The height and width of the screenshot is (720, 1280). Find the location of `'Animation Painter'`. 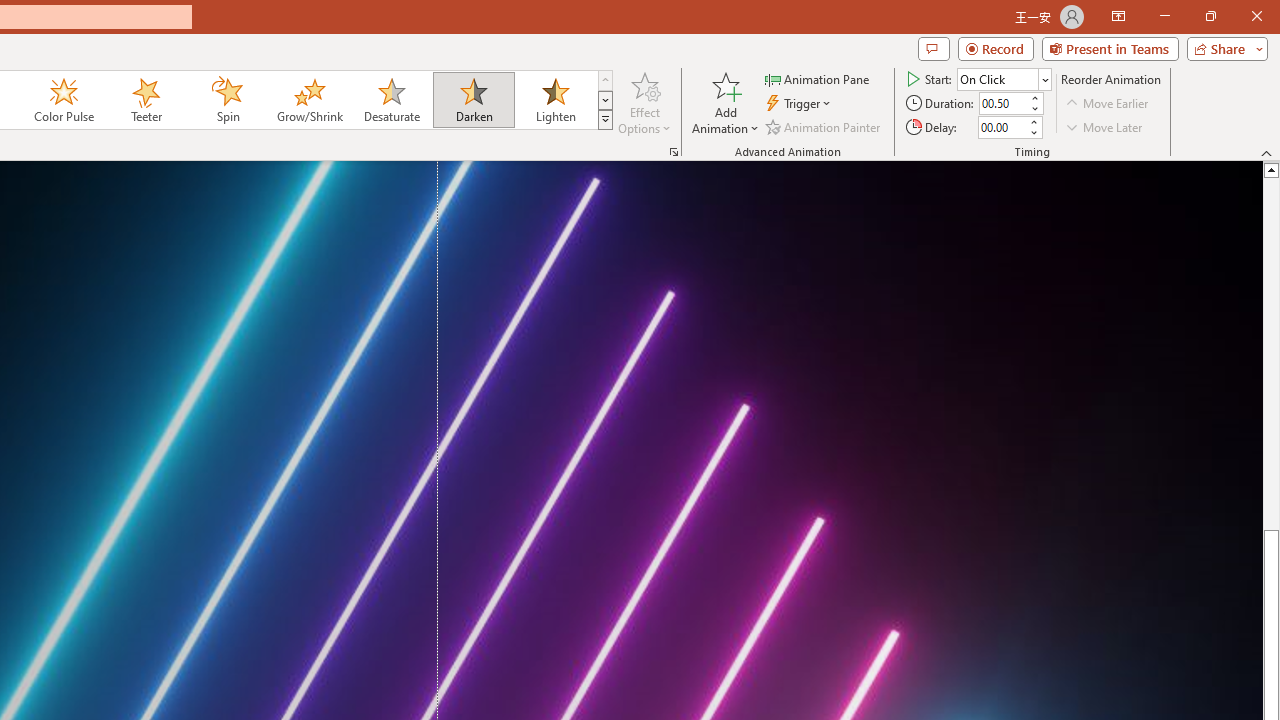

'Animation Painter' is located at coordinates (824, 127).